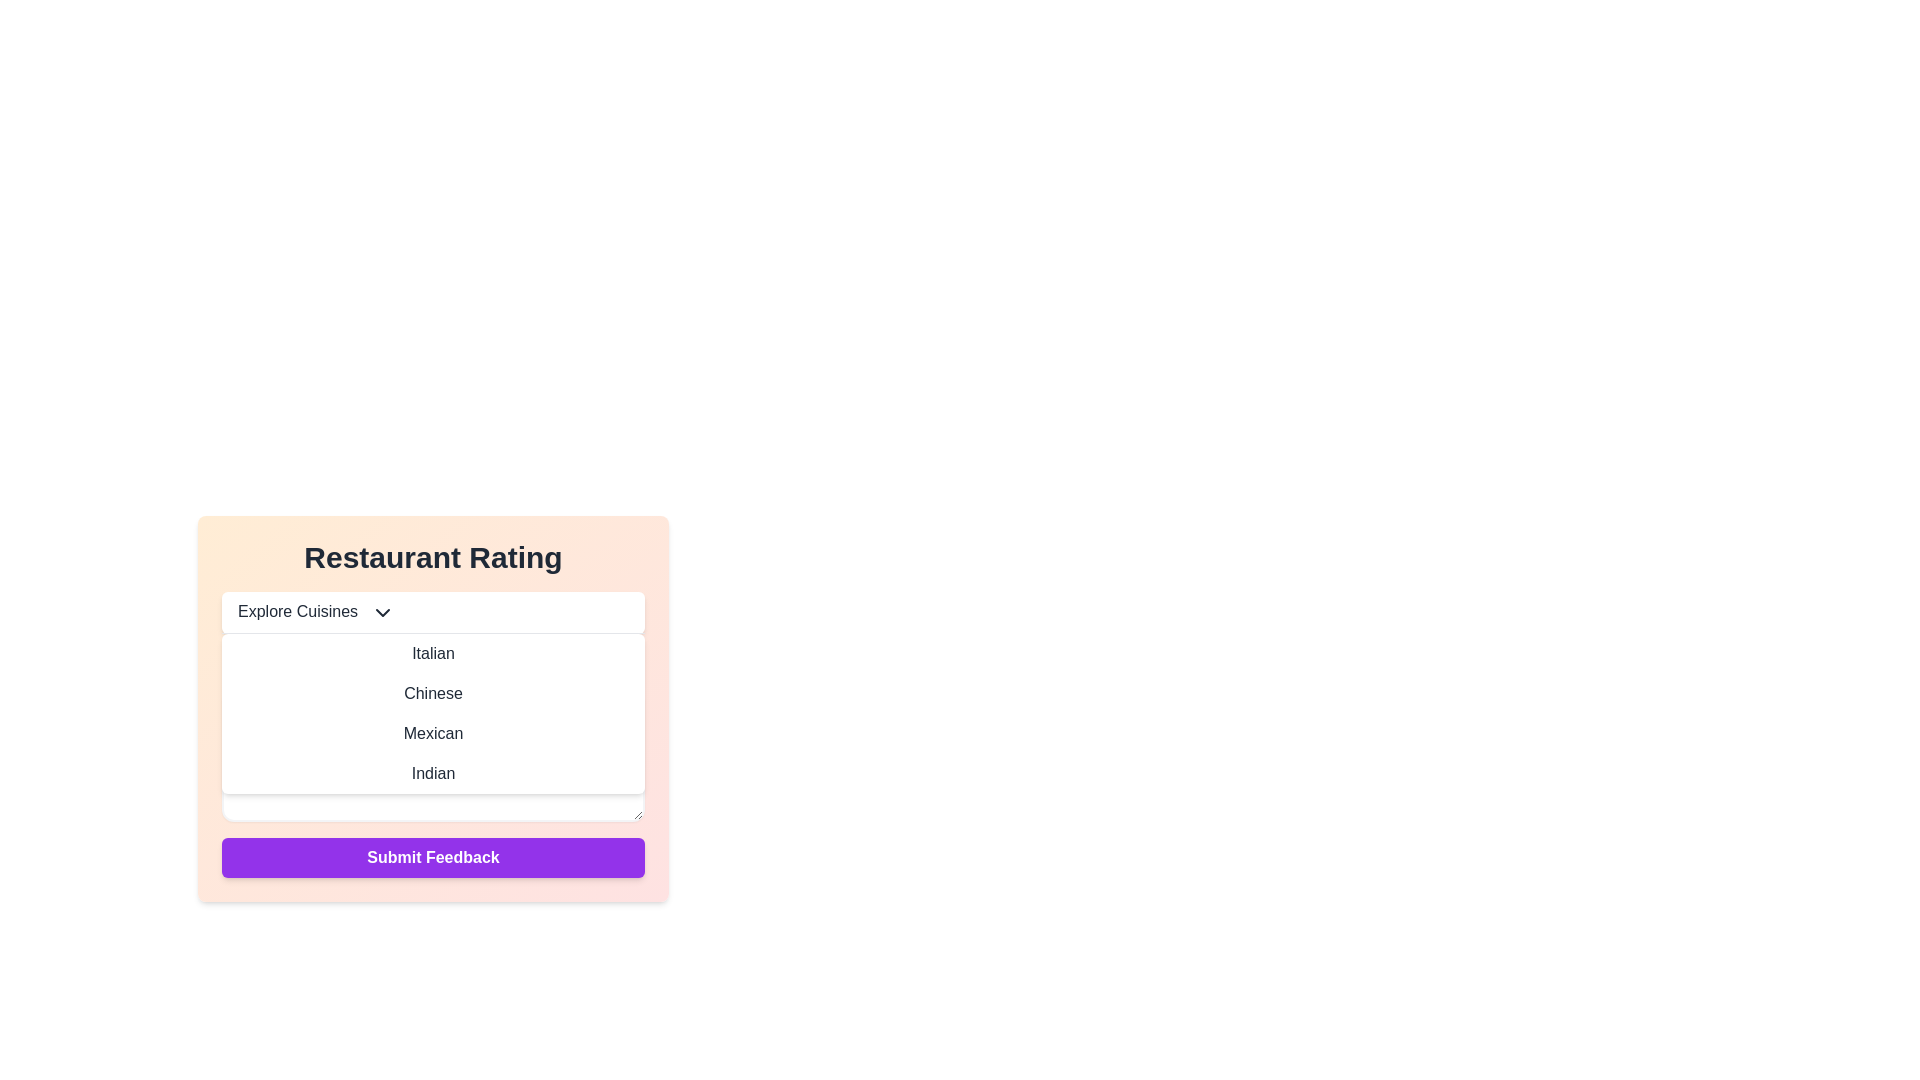 The height and width of the screenshot is (1080, 1920). Describe the element at coordinates (432, 558) in the screenshot. I see `the large, bold heading 'Restaurant Rating' which is styled with a dark gray font and centered alignment, located at the top of the panel above the 'Explore Cuisines' dropdown` at that location.